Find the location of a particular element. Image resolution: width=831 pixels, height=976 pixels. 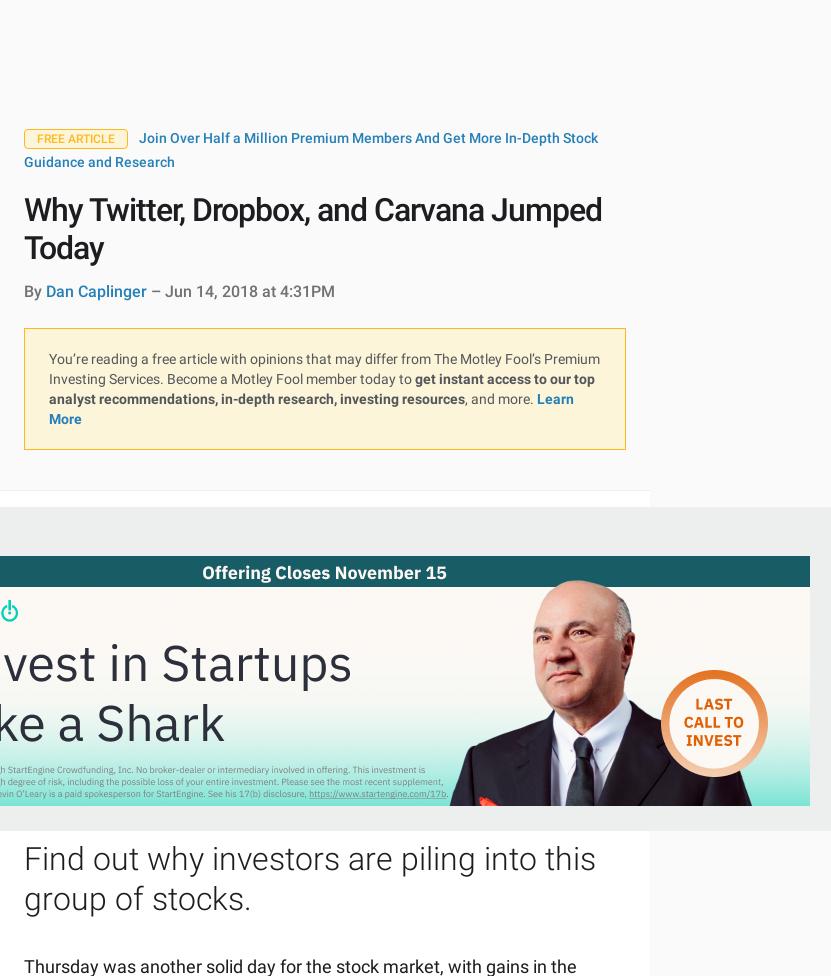

'126%' is located at coordinates (467, 503).